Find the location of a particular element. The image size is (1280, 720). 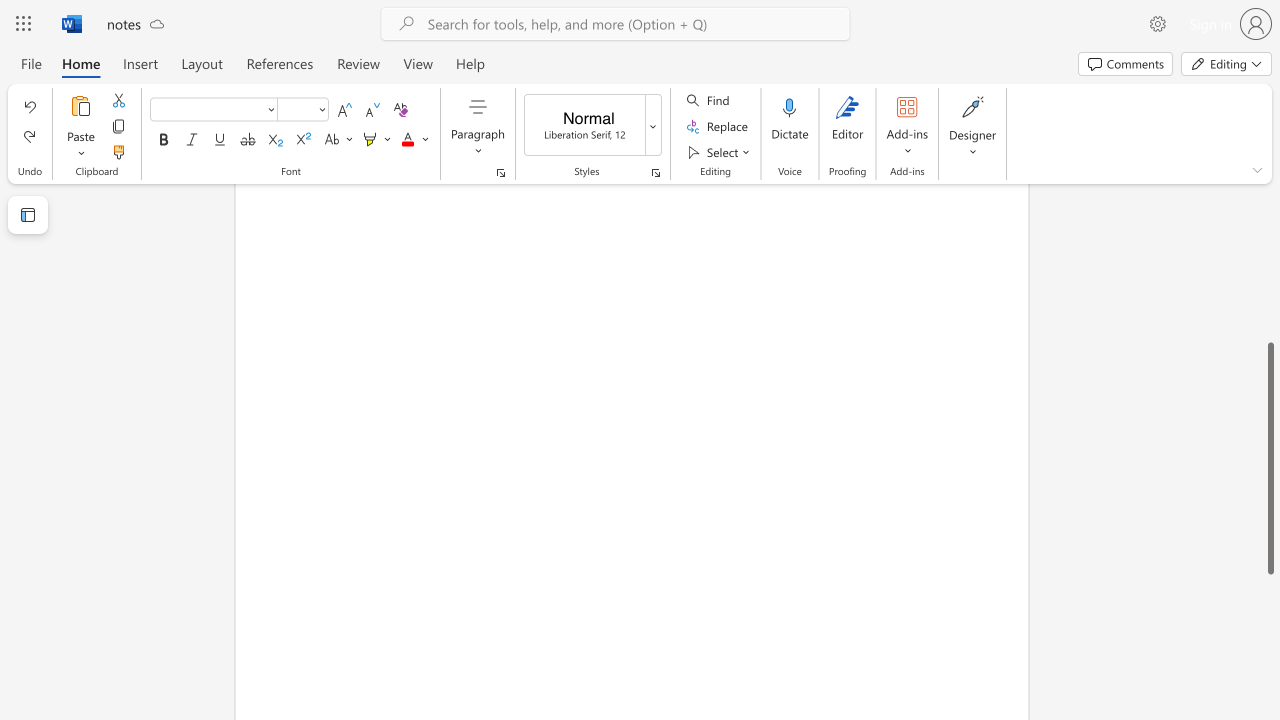

the scrollbar on the right side to scroll the page up is located at coordinates (1269, 148).